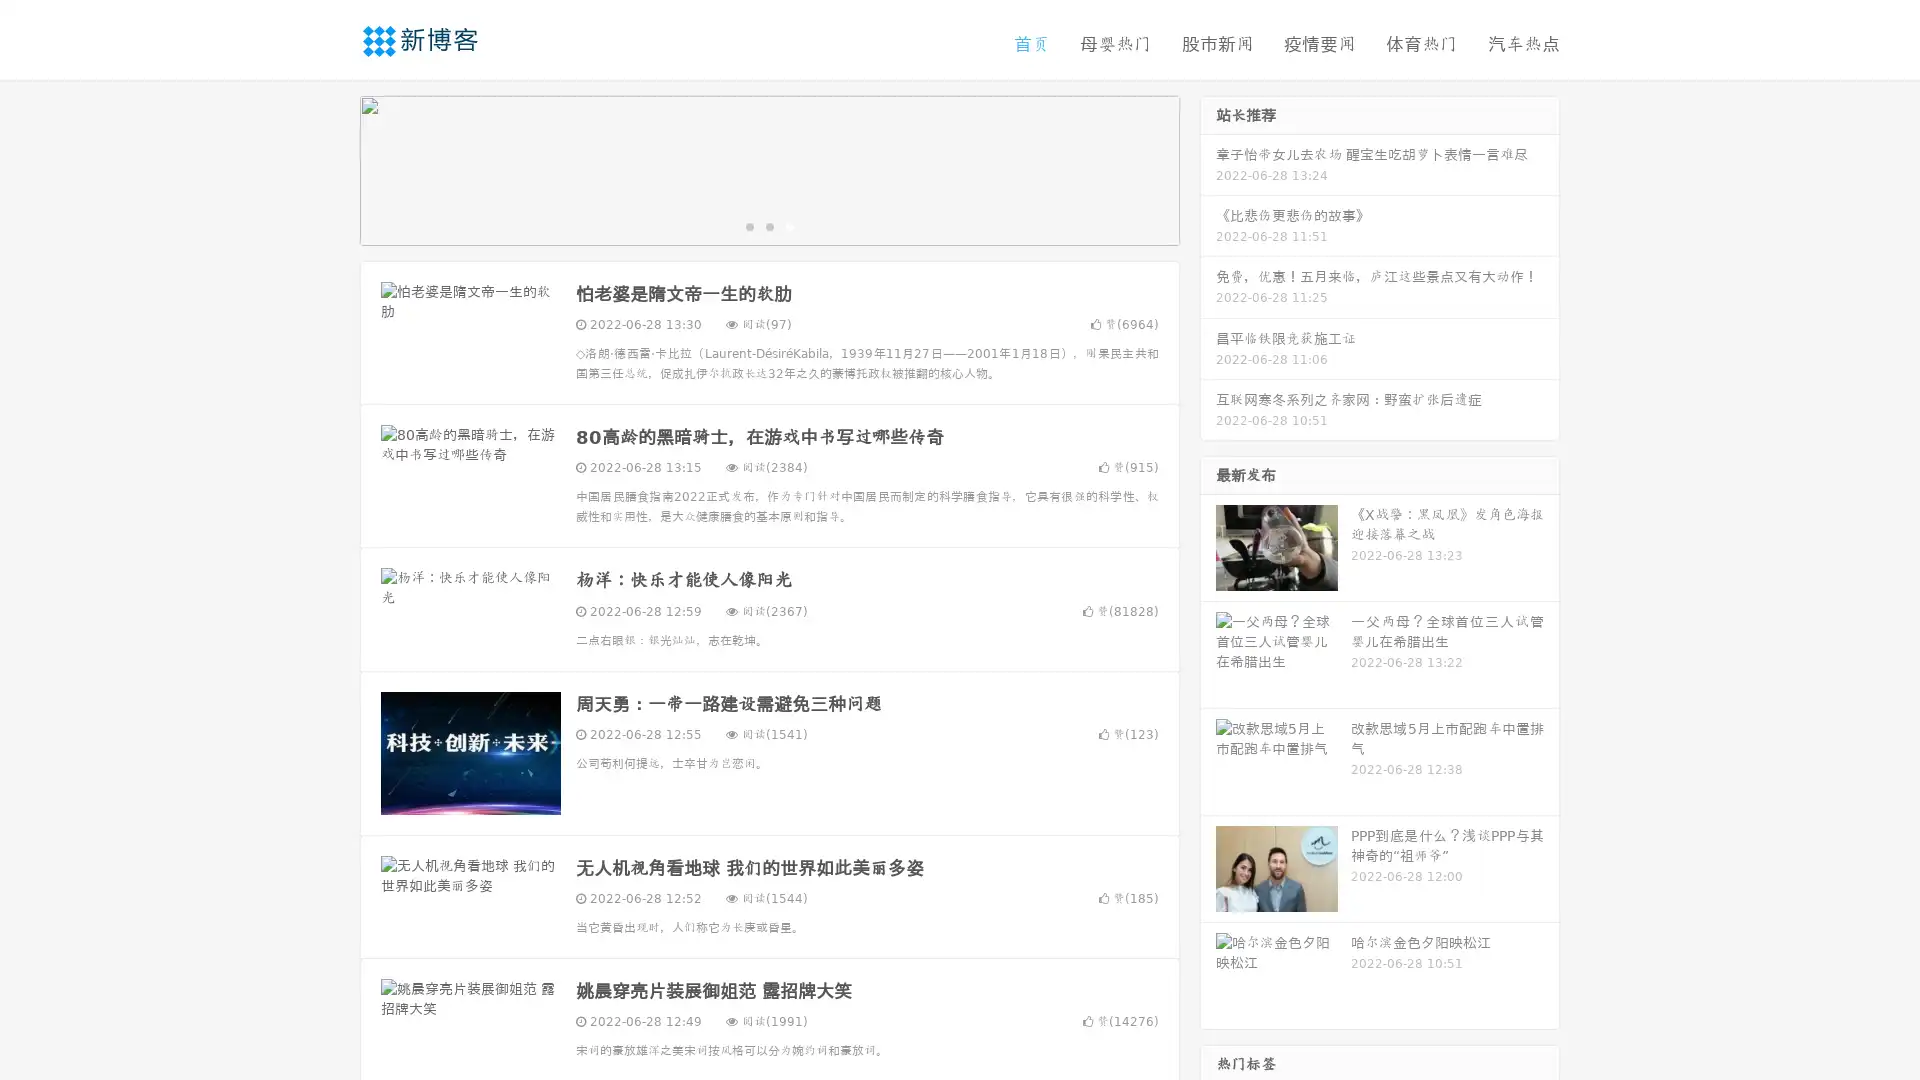 Image resolution: width=1920 pixels, height=1080 pixels. What do you see at coordinates (1208, 168) in the screenshot?
I see `Next slide` at bounding box center [1208, 168].